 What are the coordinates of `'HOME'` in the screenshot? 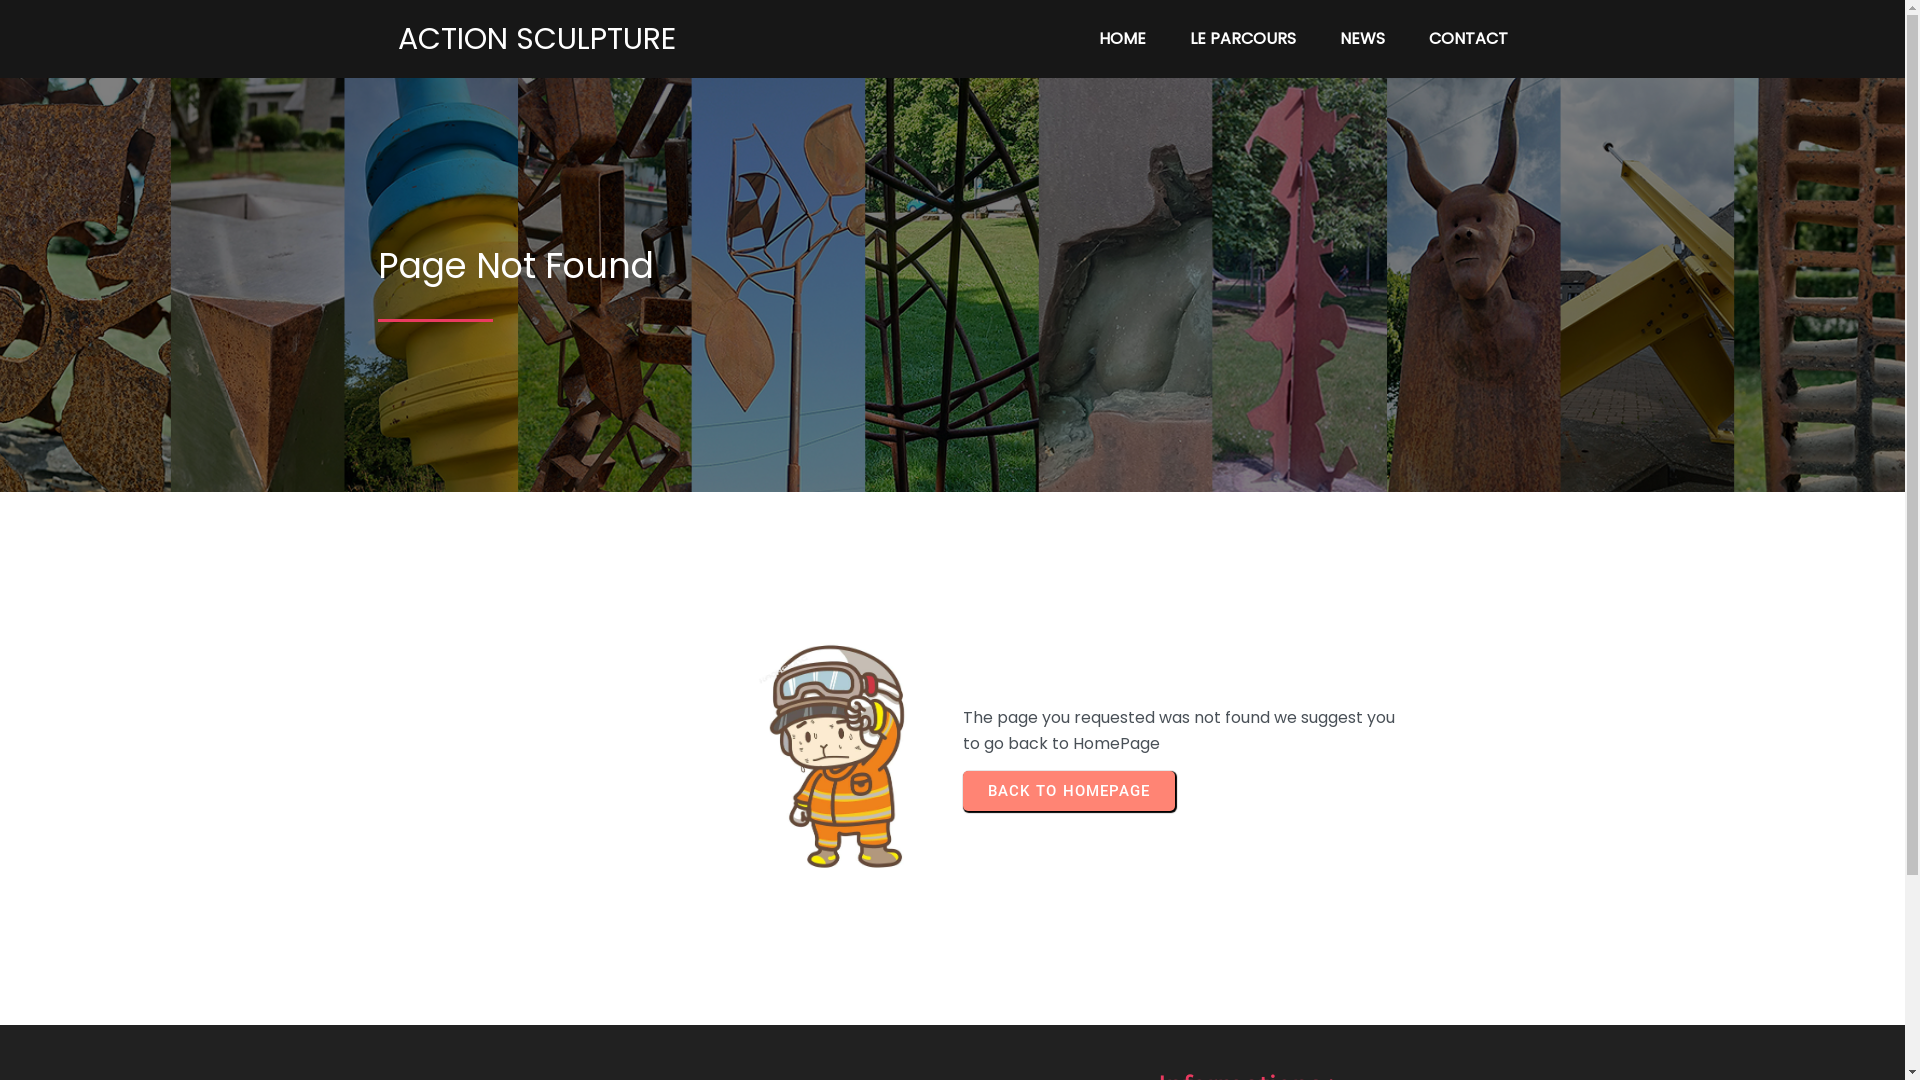 It's located at (1078, 38).